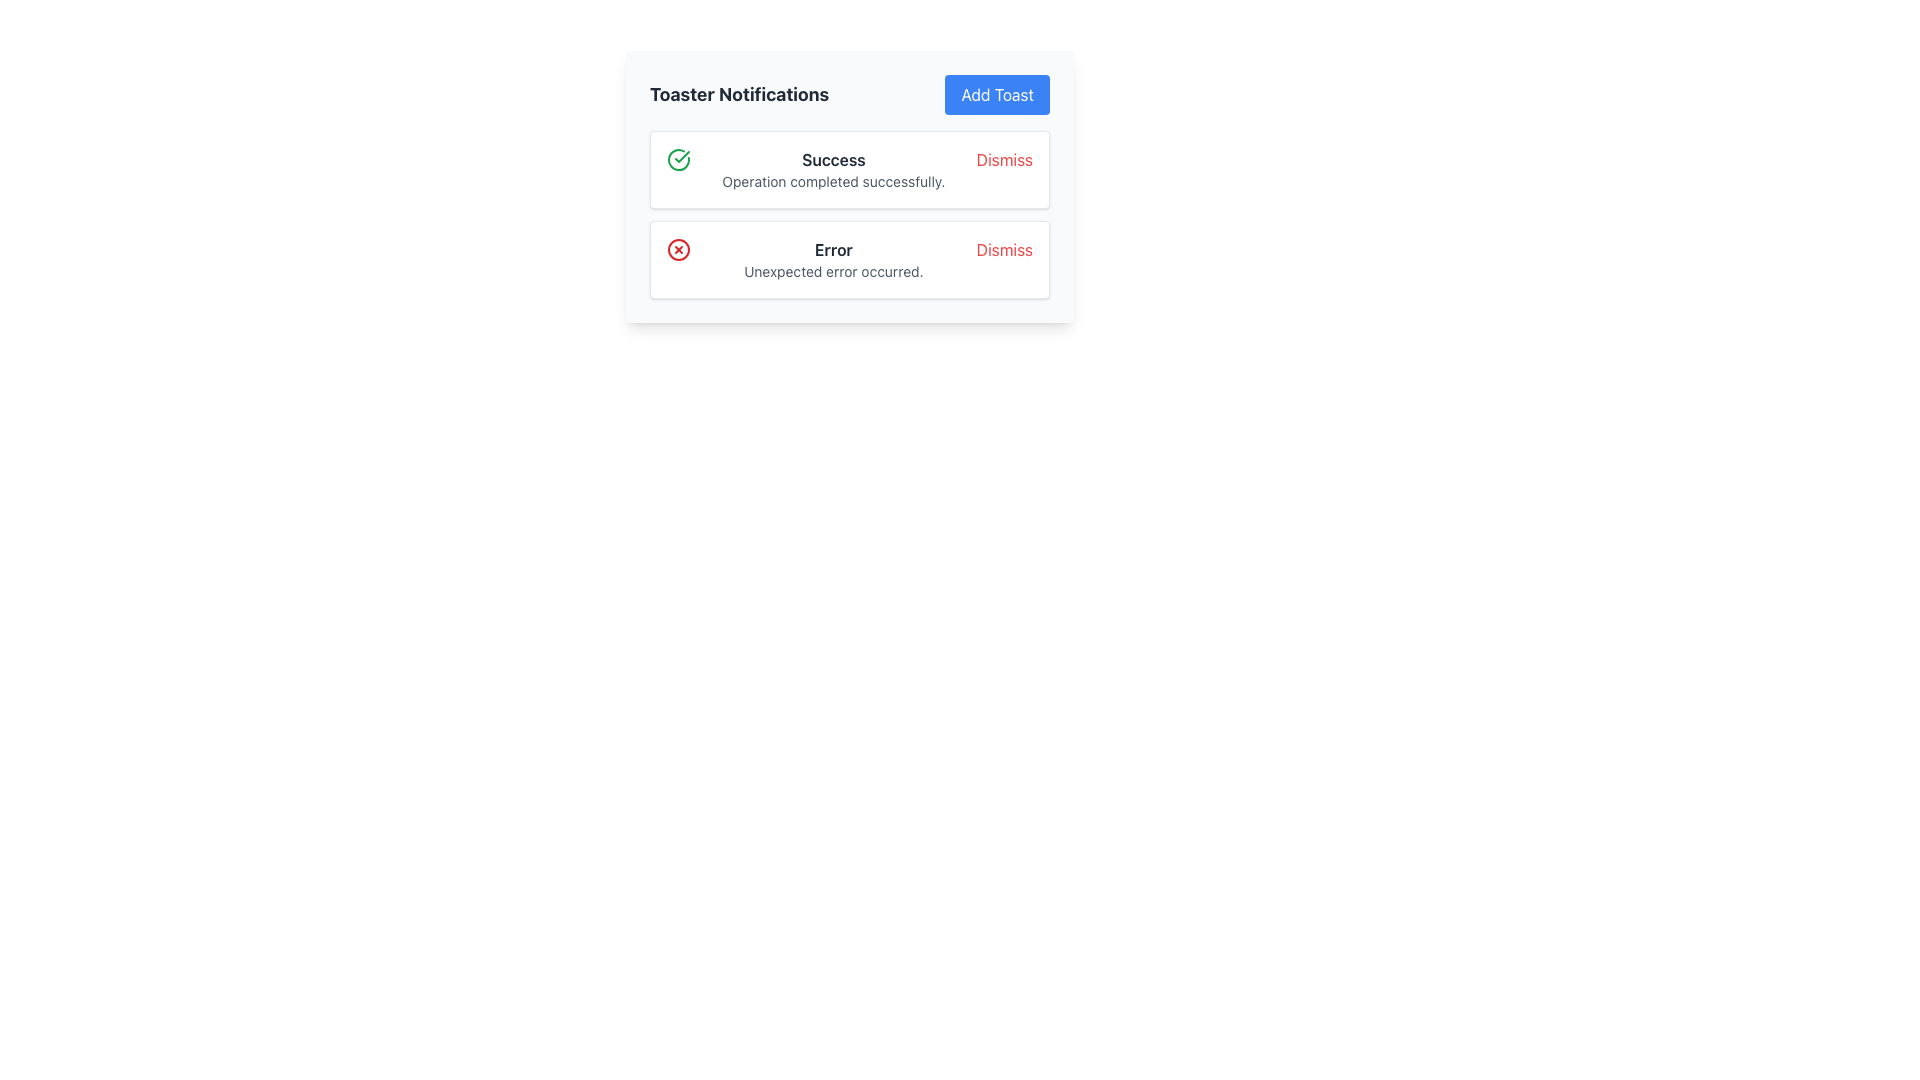 This screenshot has height=1080, width=1920. Describe the element at coordinates (833, 158) in the screenshot. I see `text content of the Text Label located in the first notification card of the toaster notifications panel, which summarizes the notification status` at that location.